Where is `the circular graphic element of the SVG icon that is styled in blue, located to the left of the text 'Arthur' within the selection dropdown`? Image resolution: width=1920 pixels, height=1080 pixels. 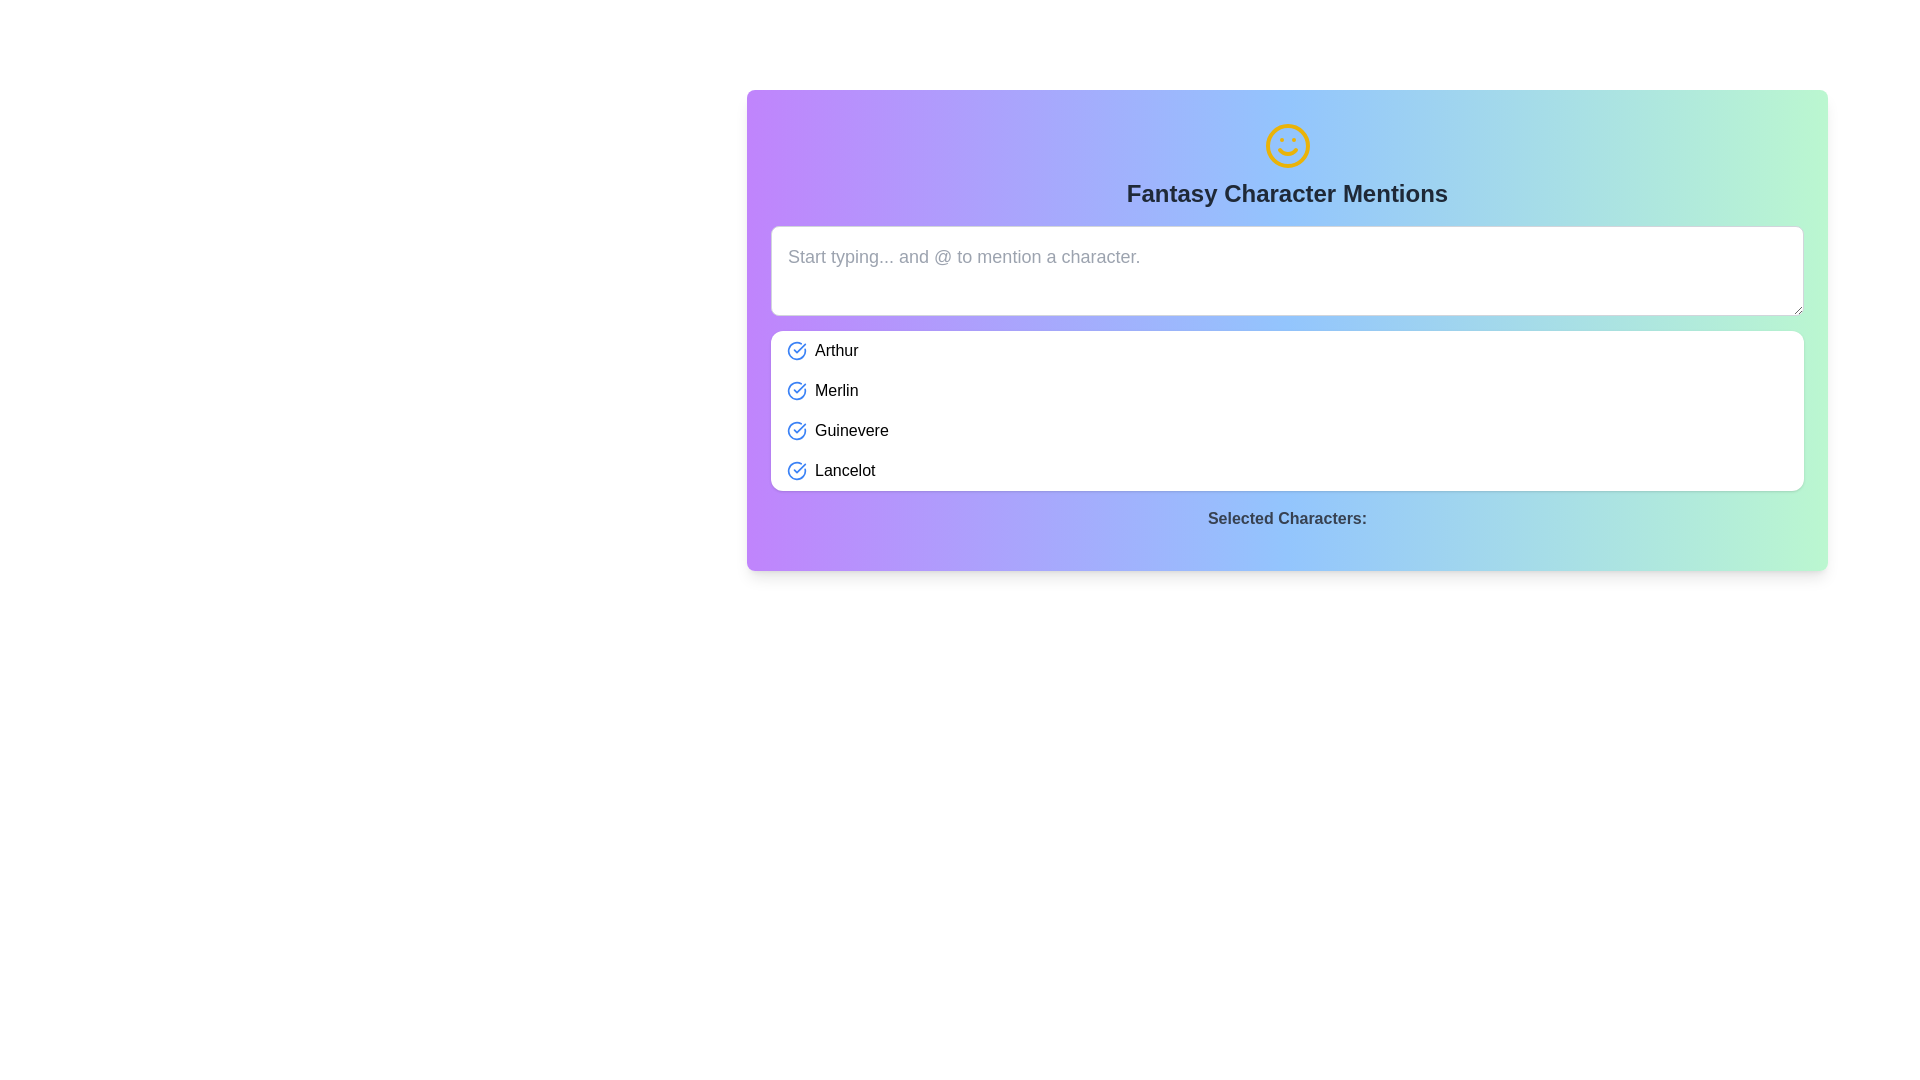 the circular graphic element of the SVG icon that is styled in blue, located to the left of the text 'Arthur' within the selection dropdown is located at coordinates (795, 350).